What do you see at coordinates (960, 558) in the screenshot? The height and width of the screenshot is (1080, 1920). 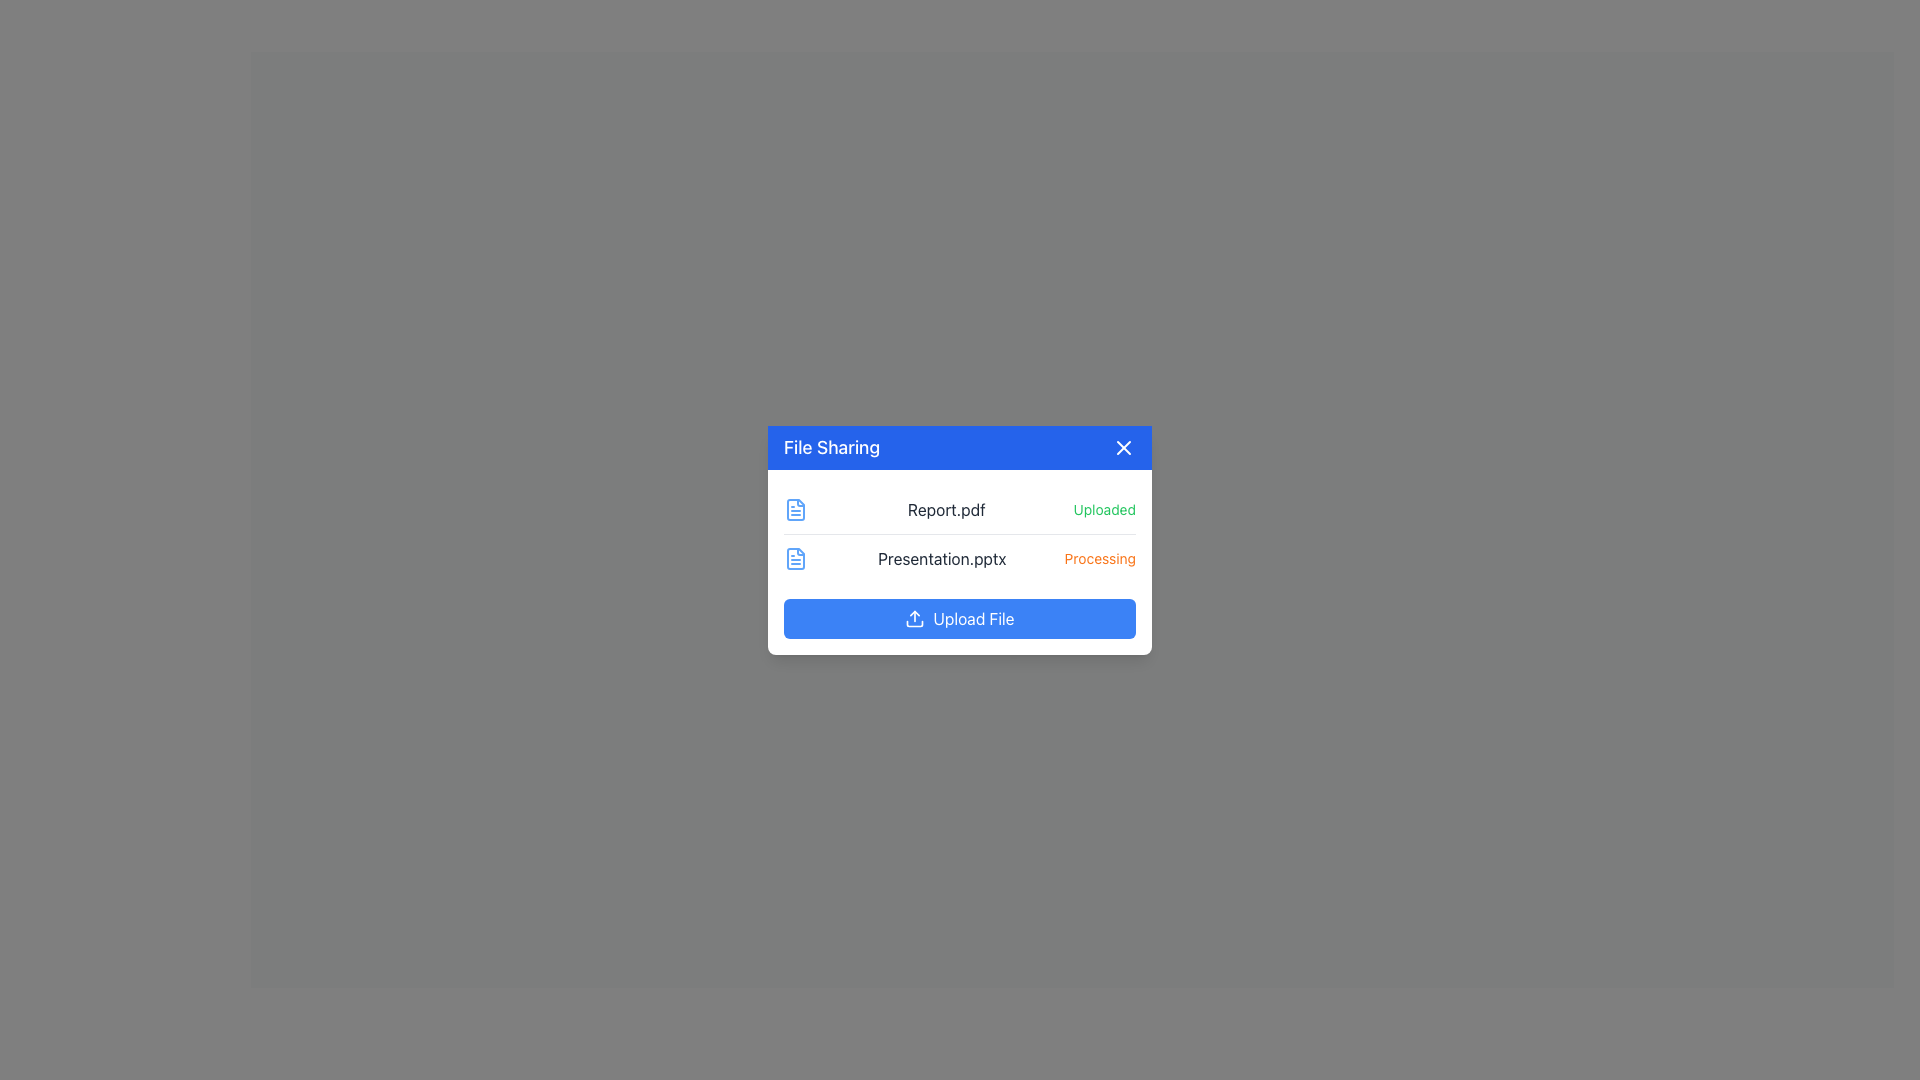 I see `the List Item element displaying 'Presentation.pptx' with a status of 'Processing'` at bounding box center [960, 558].